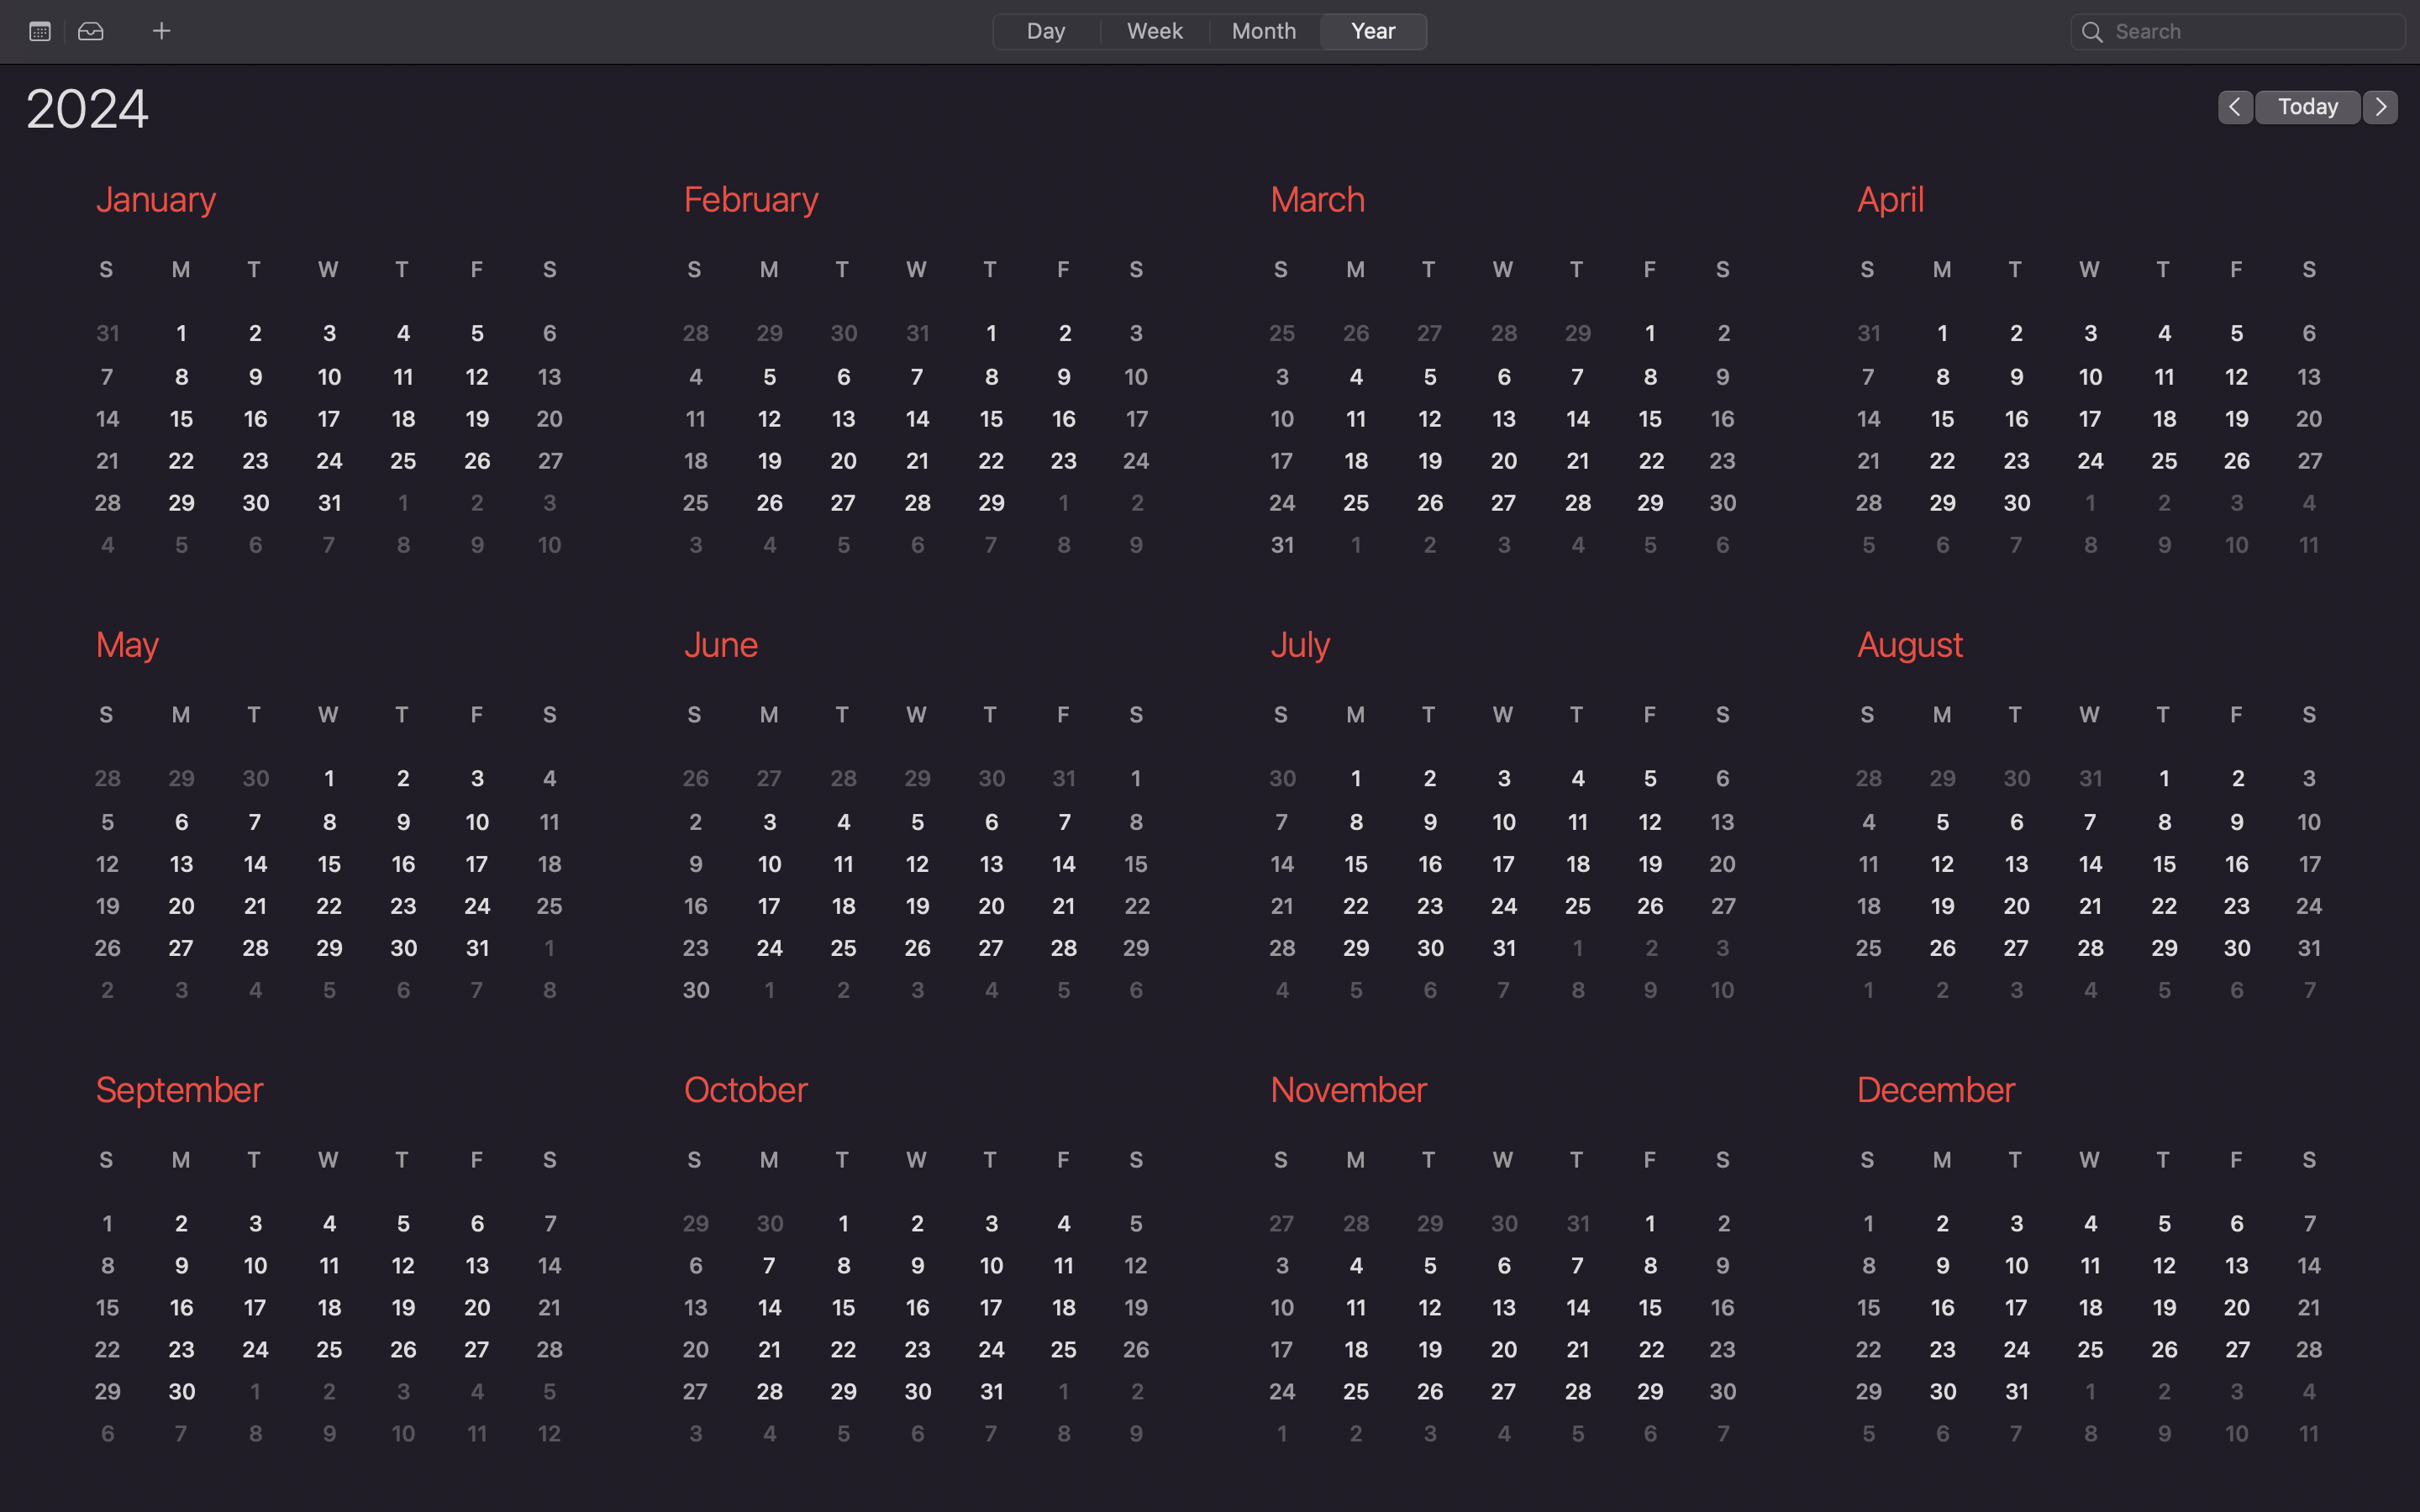 The height and width of the screenshot is (1512, 2420). Describe the element at coordinates (1491, 385) in the screenshot. I see `the March section of the calendar to view it in detail` at that location.